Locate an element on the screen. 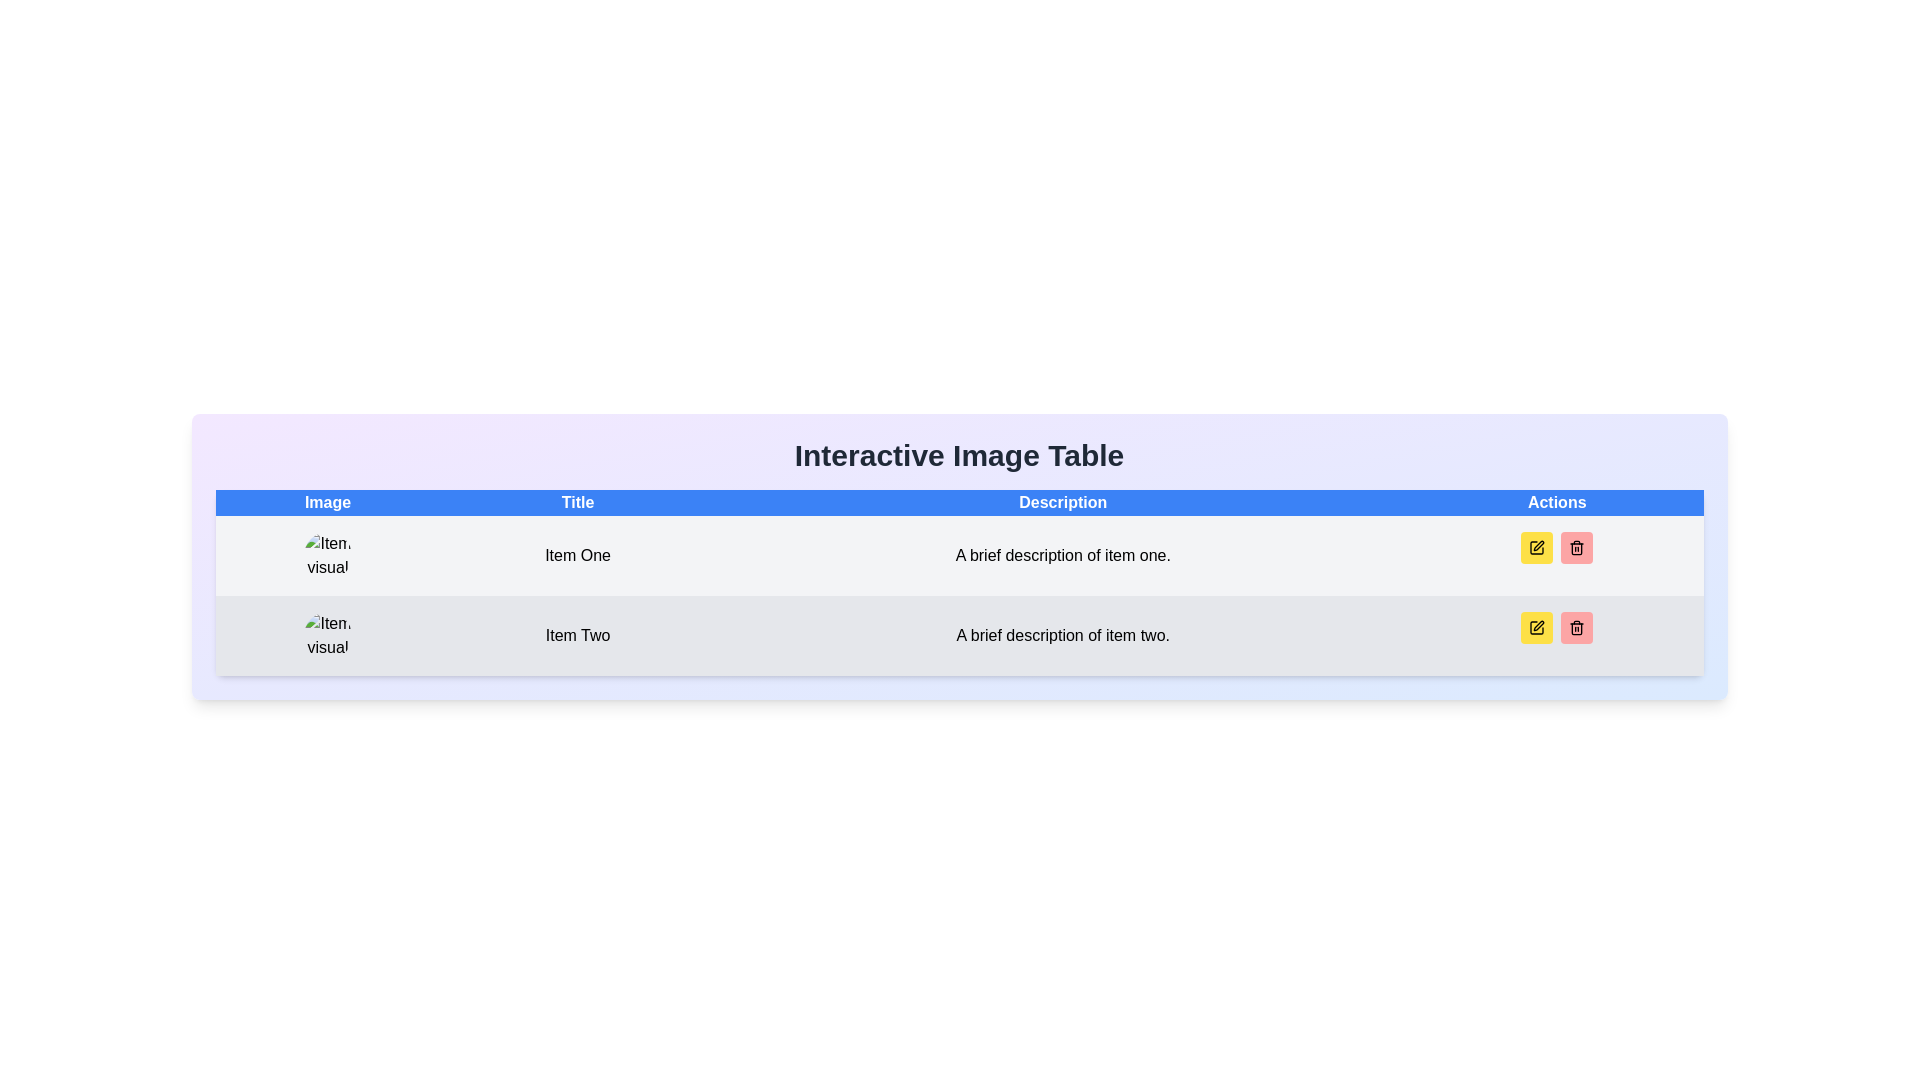 The height and width of the screenshot is (1080, 1920). the Text element that serves as the title in the second row under the 'Title' column of the table, positioned next to the 'Item visual' cell is located at coordinates (577, 636).